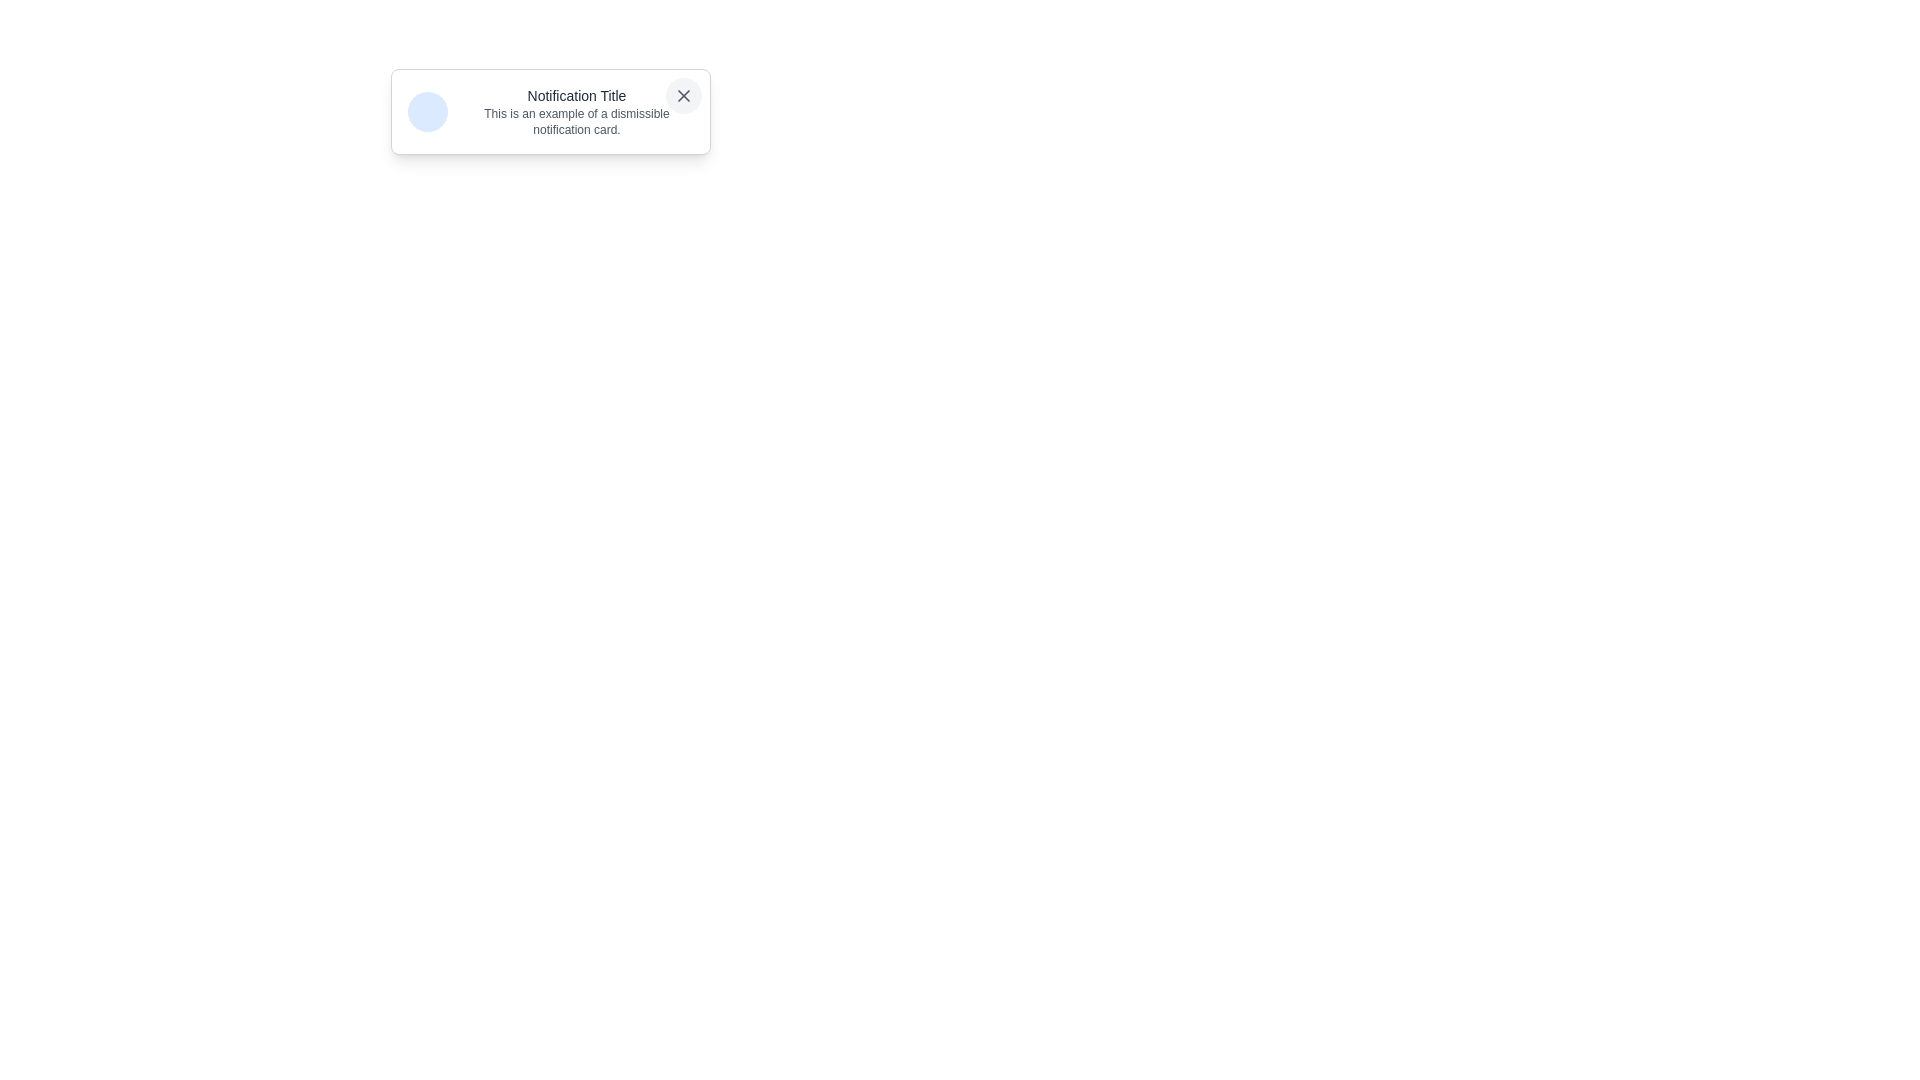  What do you see at coordinates (575, 96) in the screenshot?
I see `the text label displaying 'Notification Title' which is prominently positioned at the top of the card-like structure` at bounding box center [575, 96].